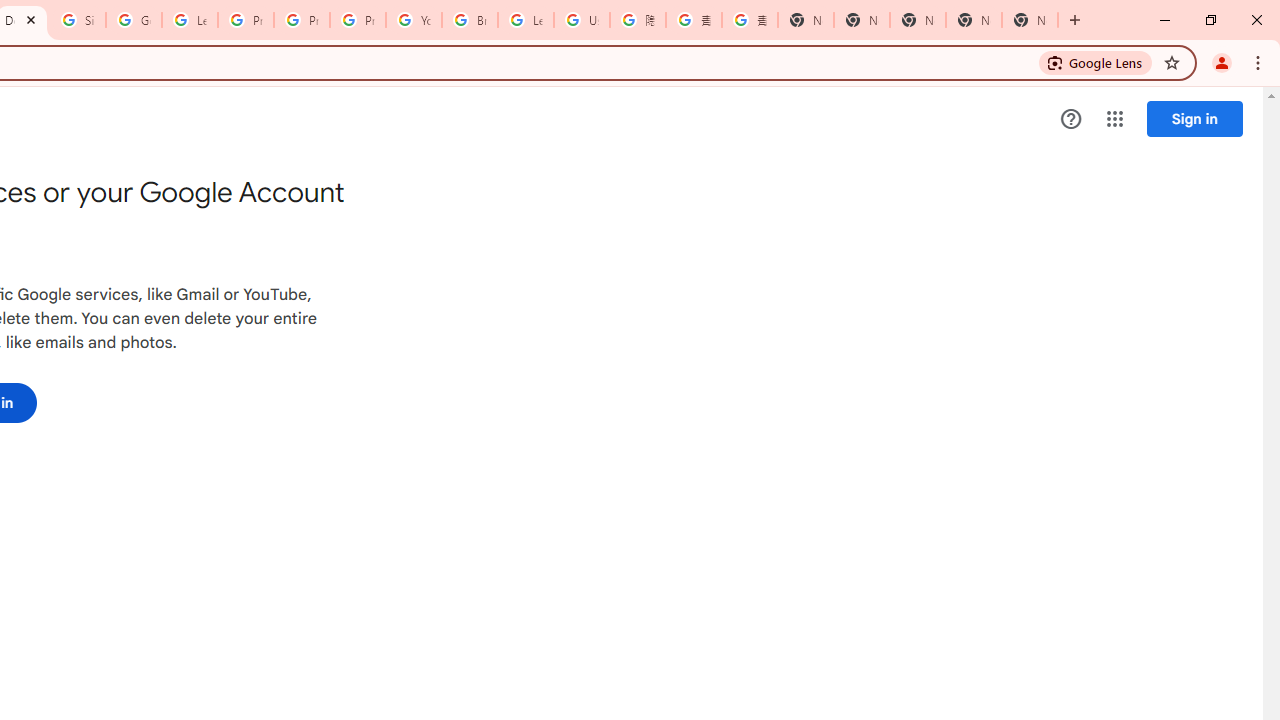 This screenshot has height=720, width=1280. What do you see at coordinates (78, 20) in the screenshot?
I see `'Sign in - Google Accounts'` at bounding box center [78, 20].